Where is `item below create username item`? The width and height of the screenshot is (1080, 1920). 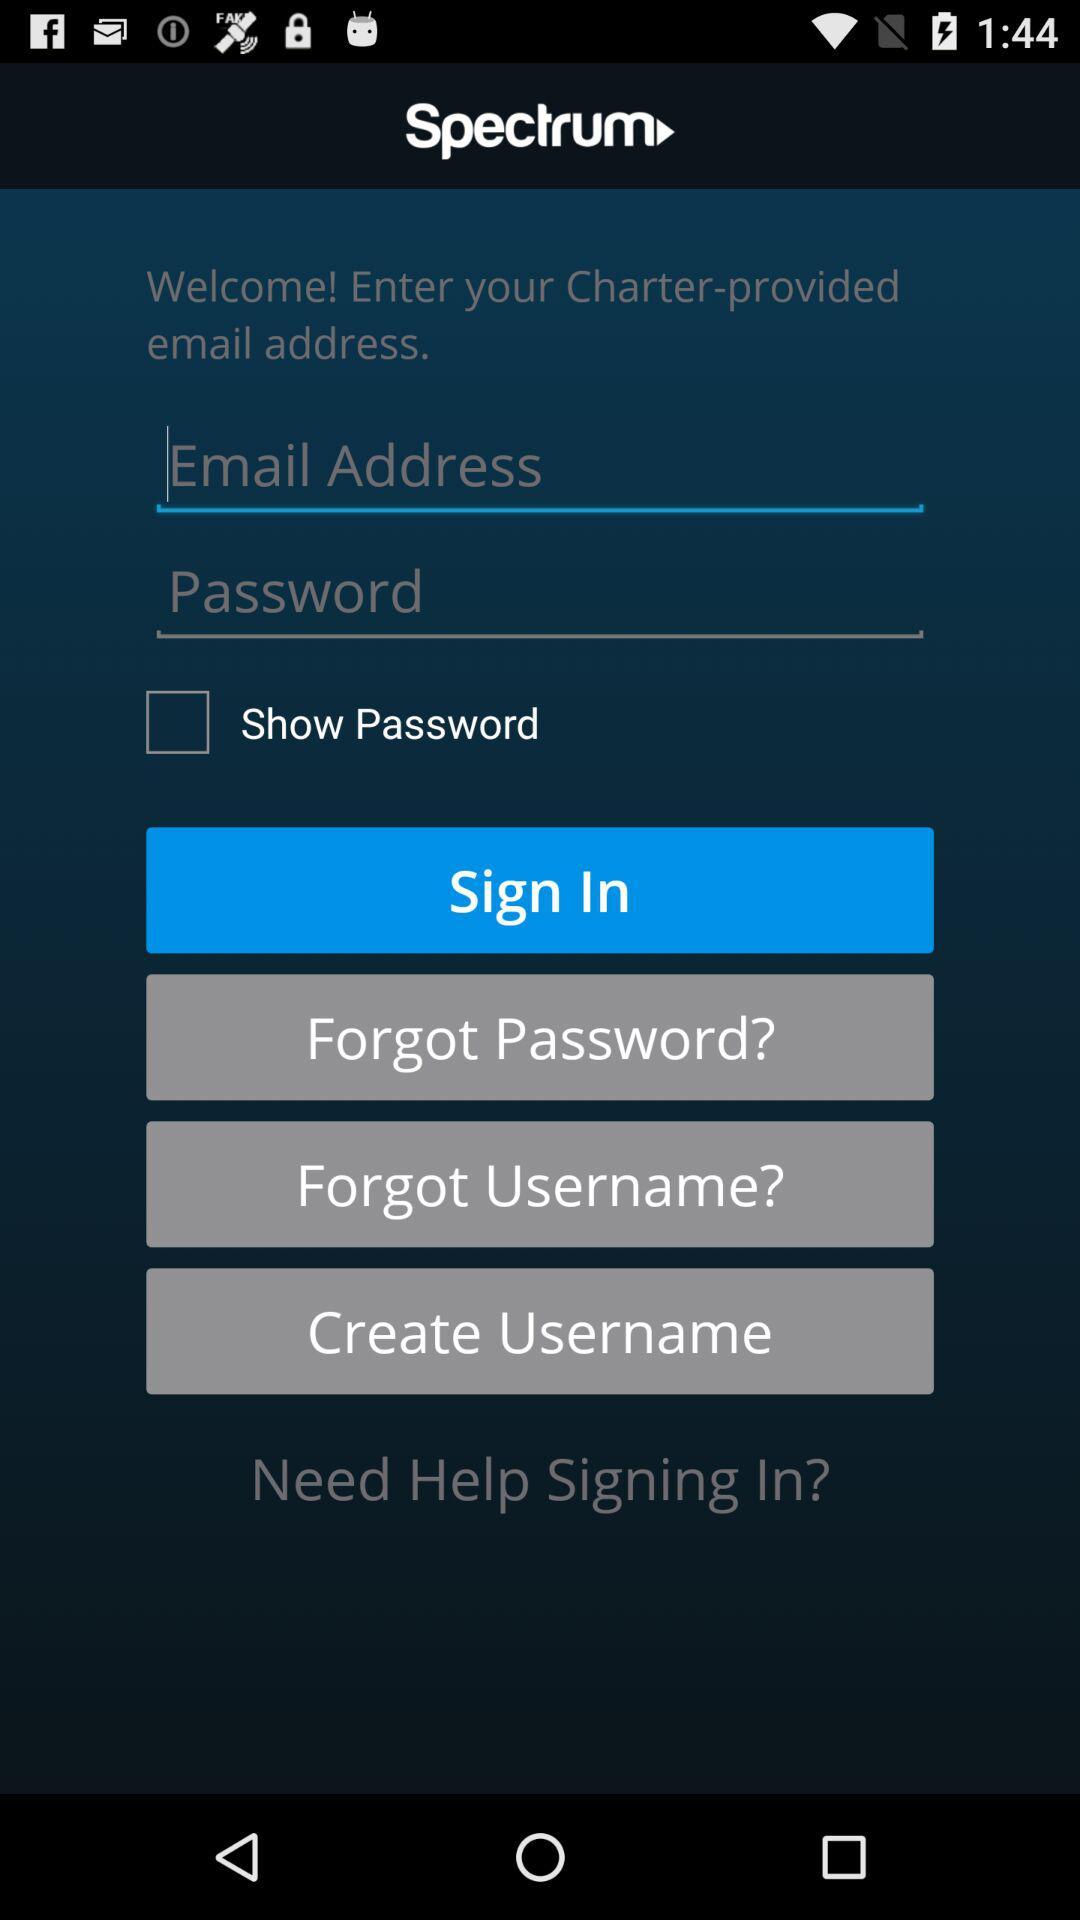
item below create username item is located at coordinates (540, 1478).